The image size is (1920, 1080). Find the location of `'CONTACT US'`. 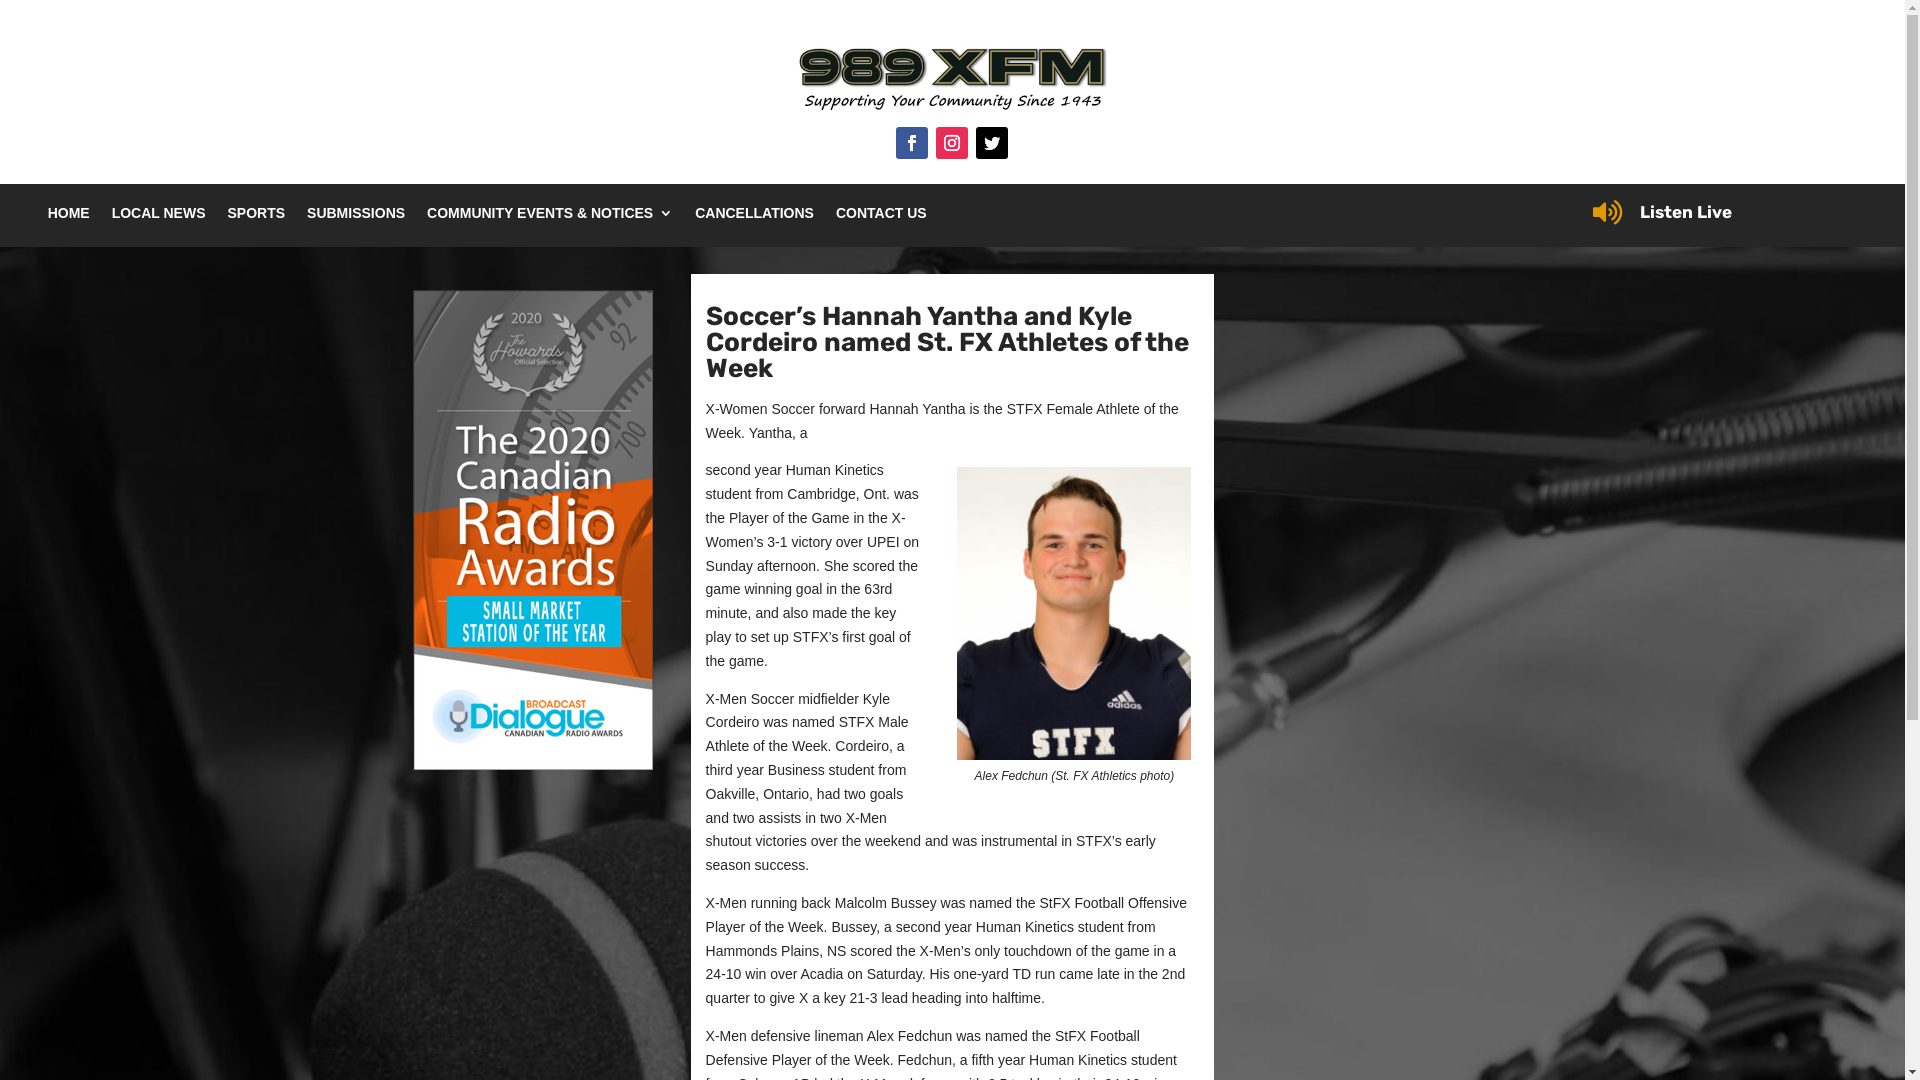

'CONTACT US' is located at coordinates (880, 216).